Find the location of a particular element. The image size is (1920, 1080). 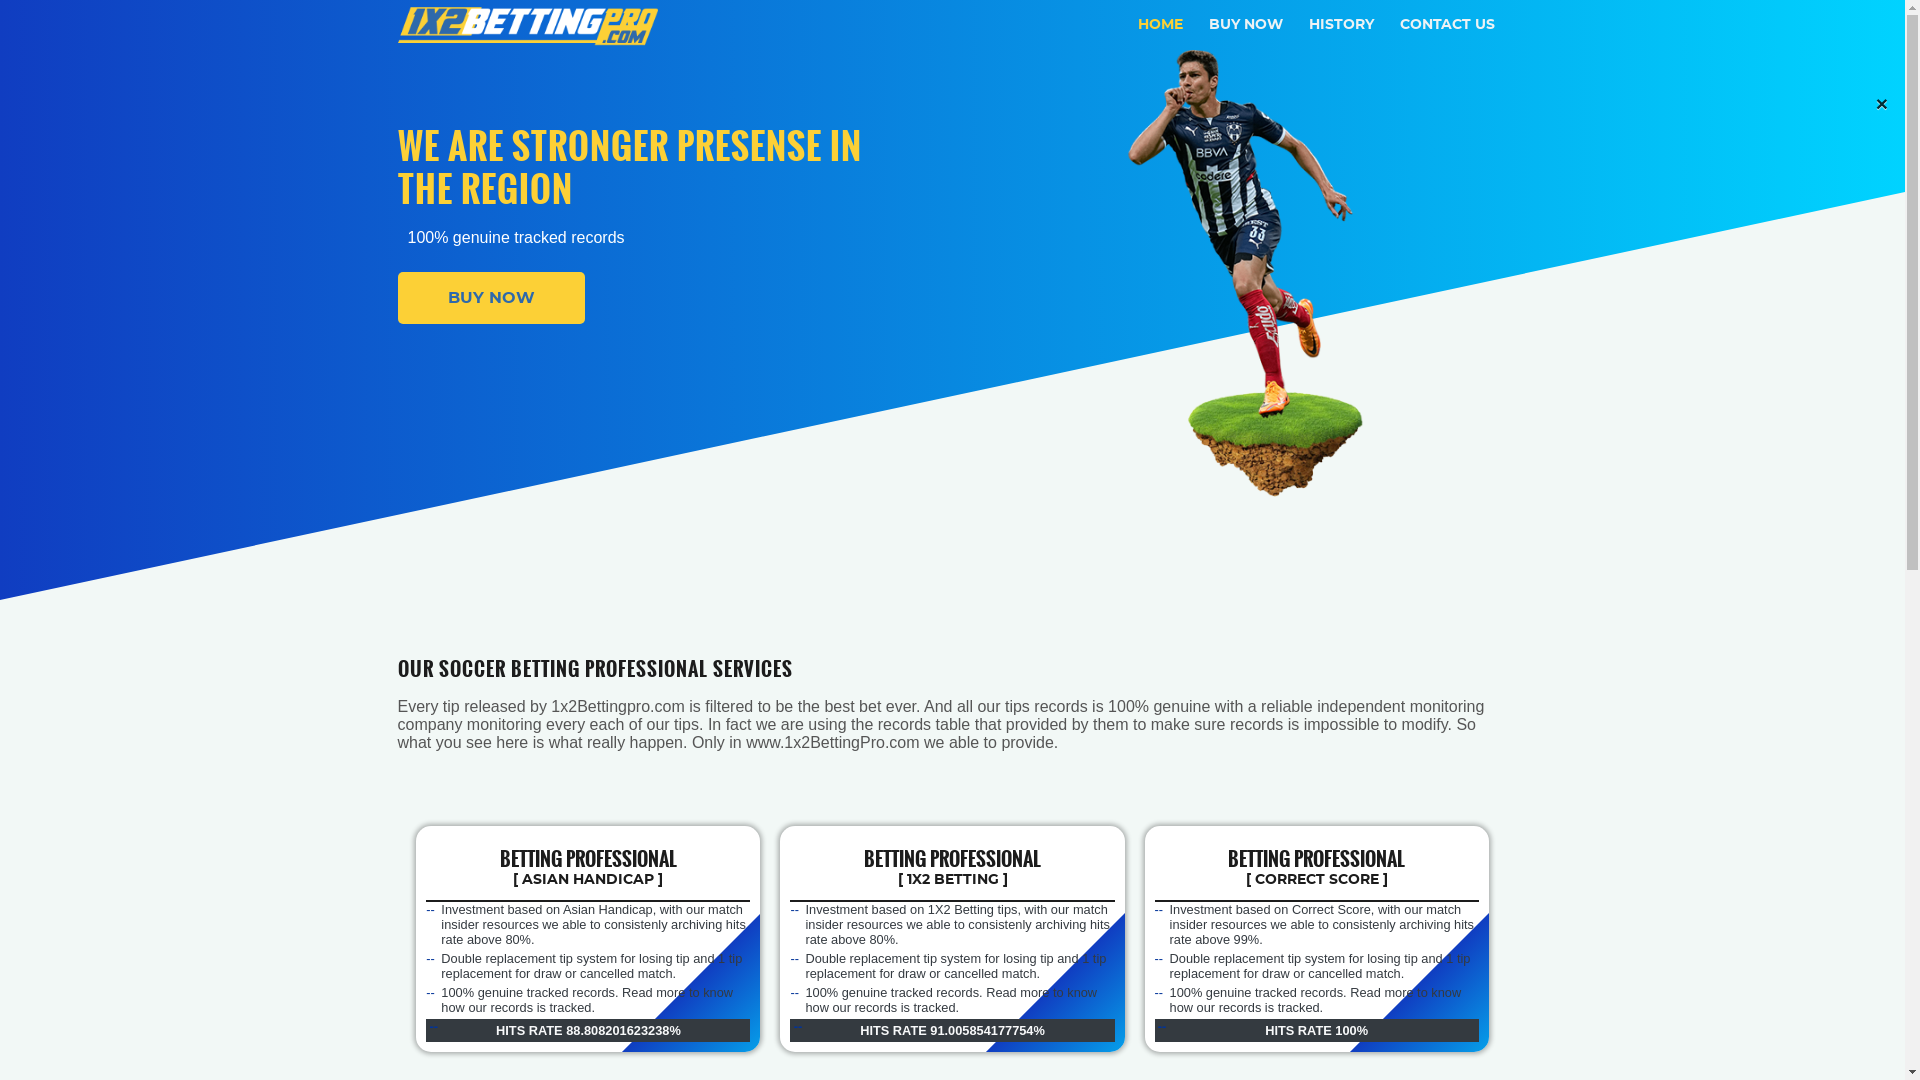

'CONTACT US' is located at coordinates (1391, 24).